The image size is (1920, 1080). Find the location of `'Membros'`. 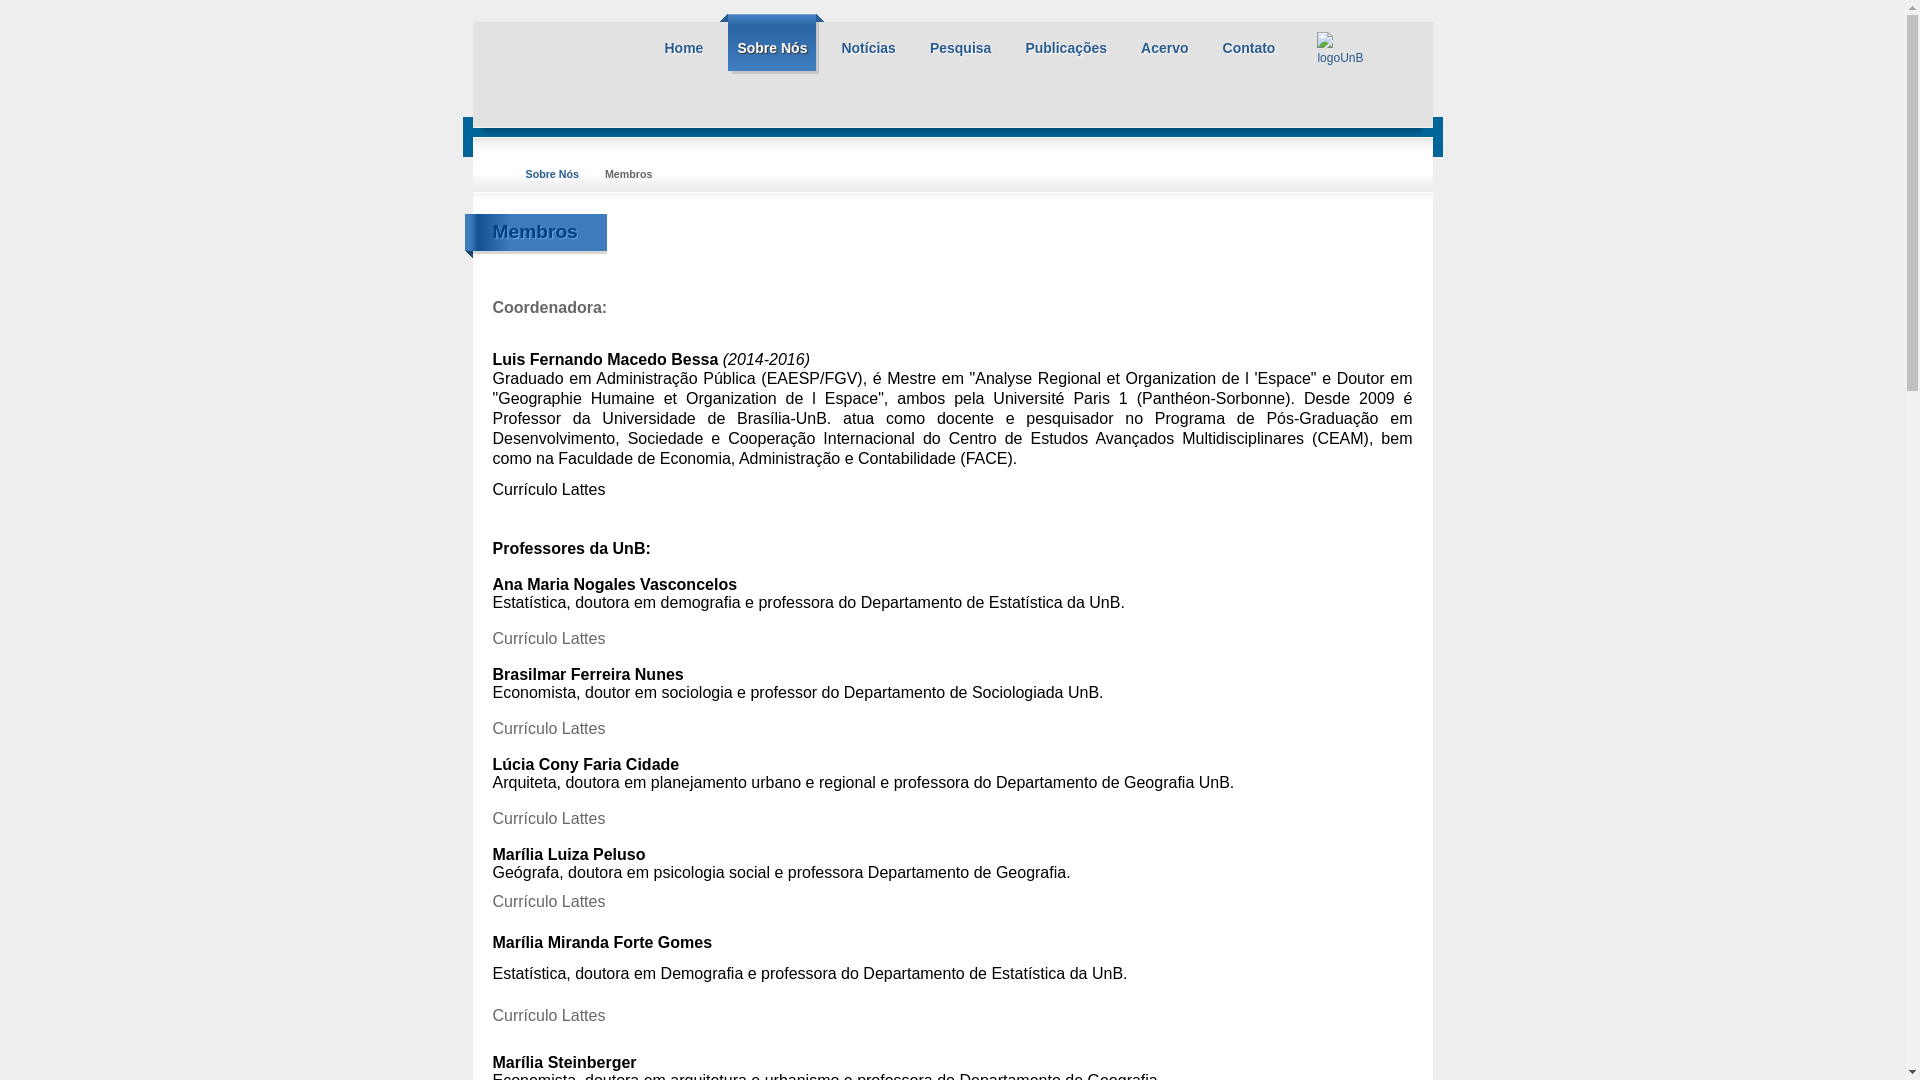

'Membros' is located at coordinates (534, 230).